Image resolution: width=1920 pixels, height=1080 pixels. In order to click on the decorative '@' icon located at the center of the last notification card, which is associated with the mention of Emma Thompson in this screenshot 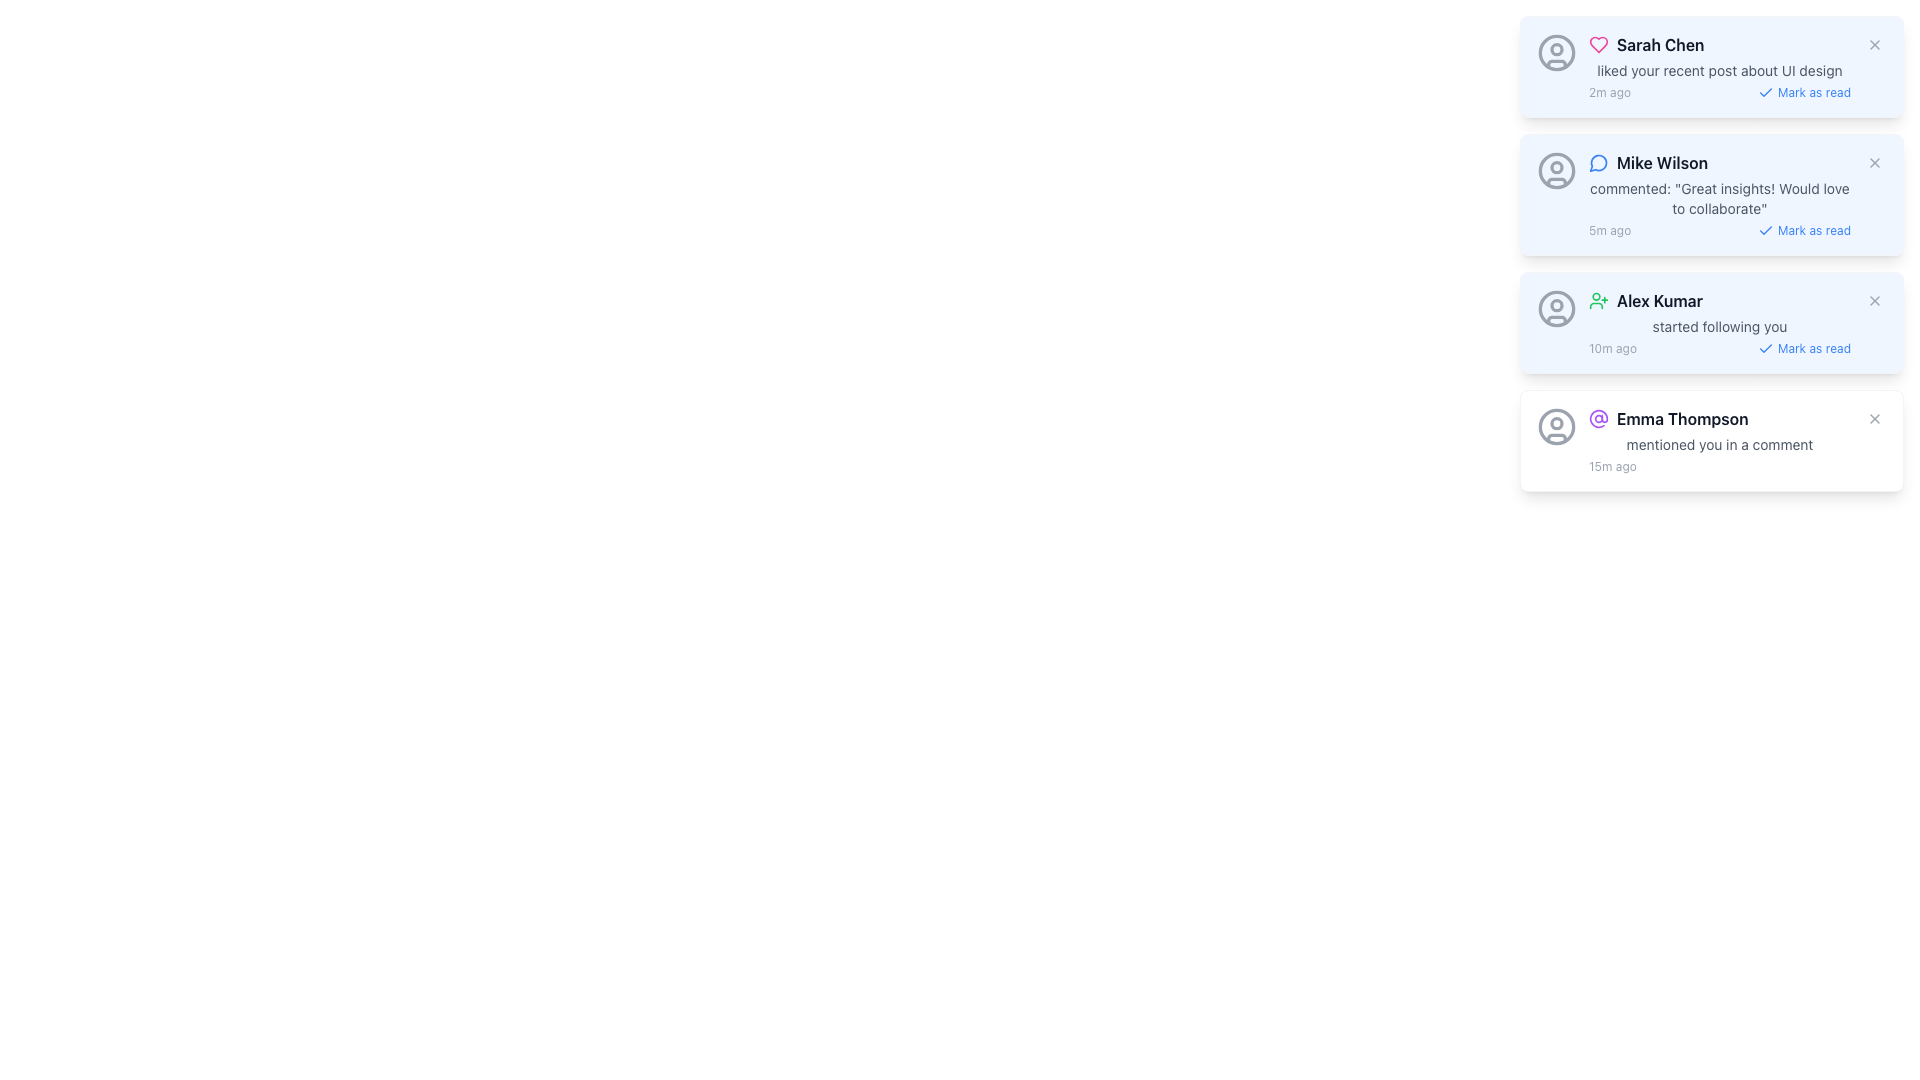, I will do `click(1597, 418)`.